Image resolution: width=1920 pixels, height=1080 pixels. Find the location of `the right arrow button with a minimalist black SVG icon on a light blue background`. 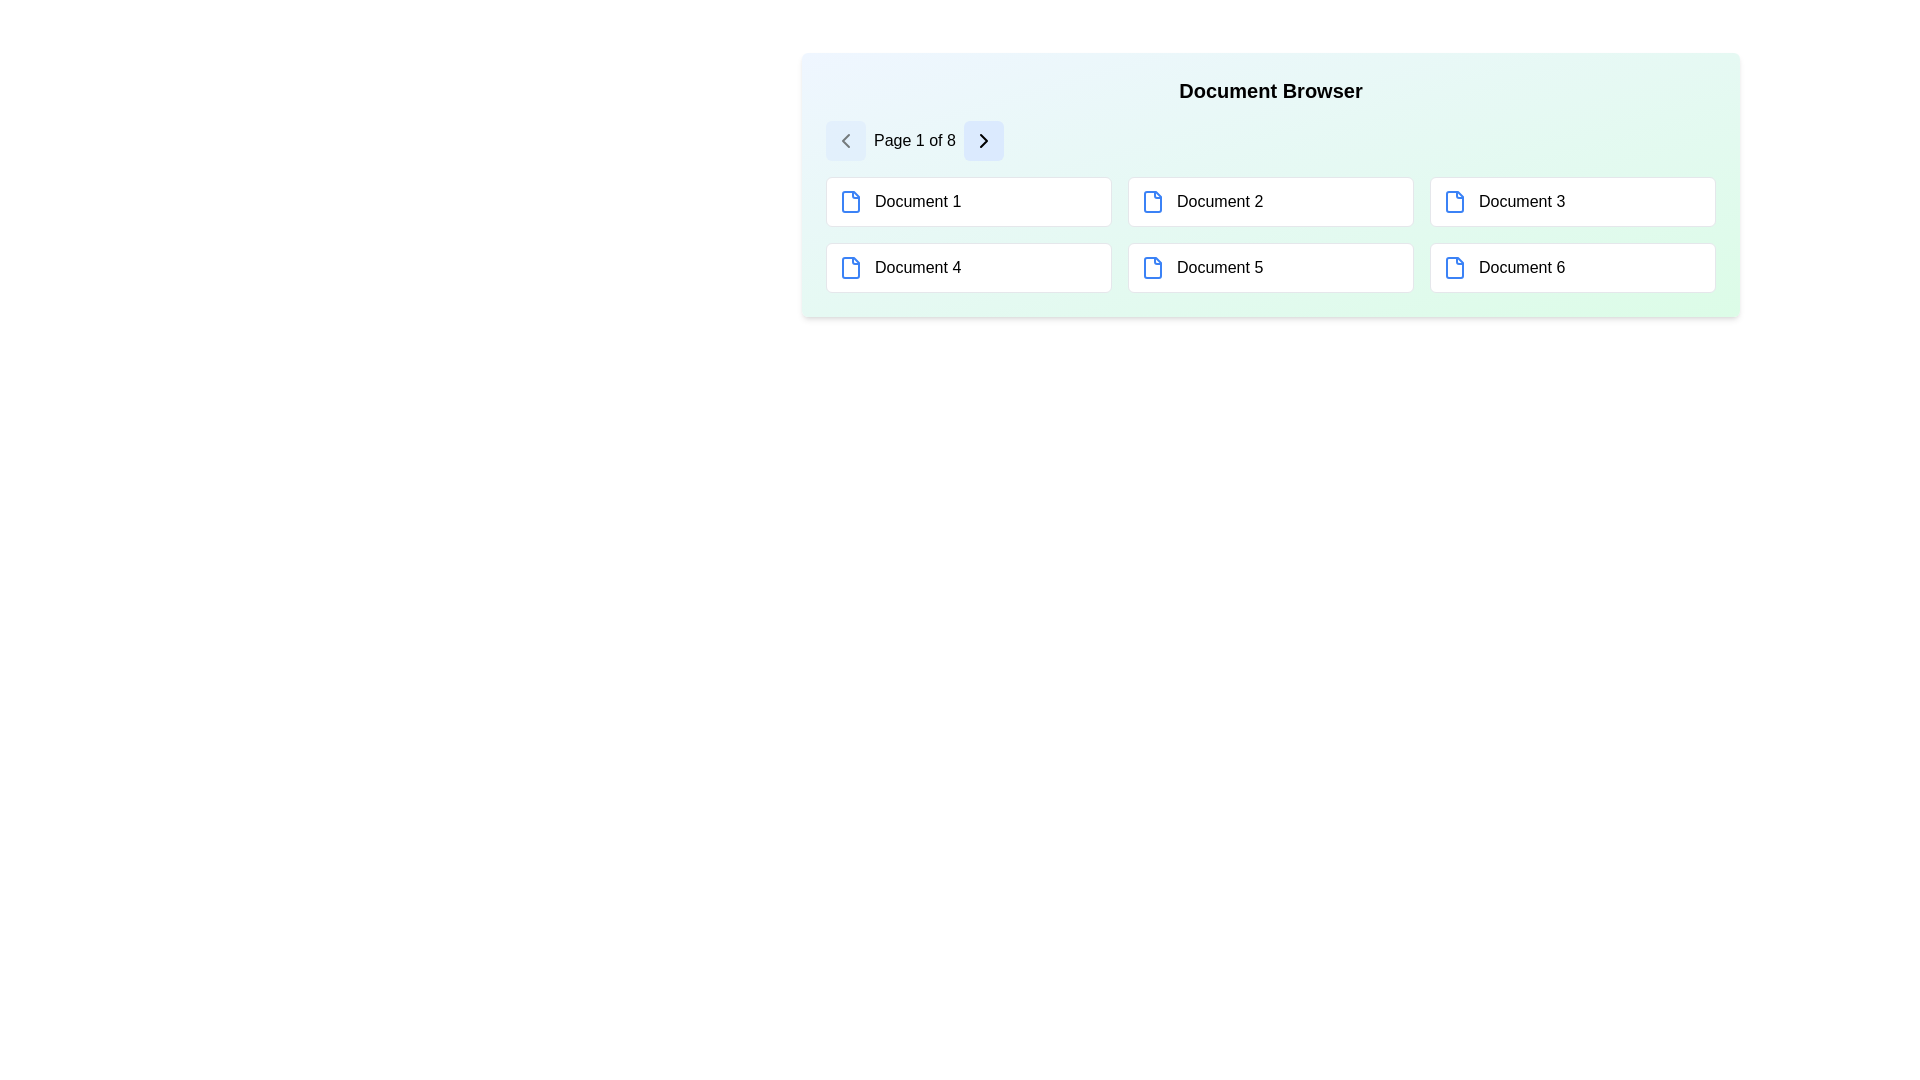

the right arrow button with a minimalist black SVG icon on a light blue background is located at coordinates (983, 140).